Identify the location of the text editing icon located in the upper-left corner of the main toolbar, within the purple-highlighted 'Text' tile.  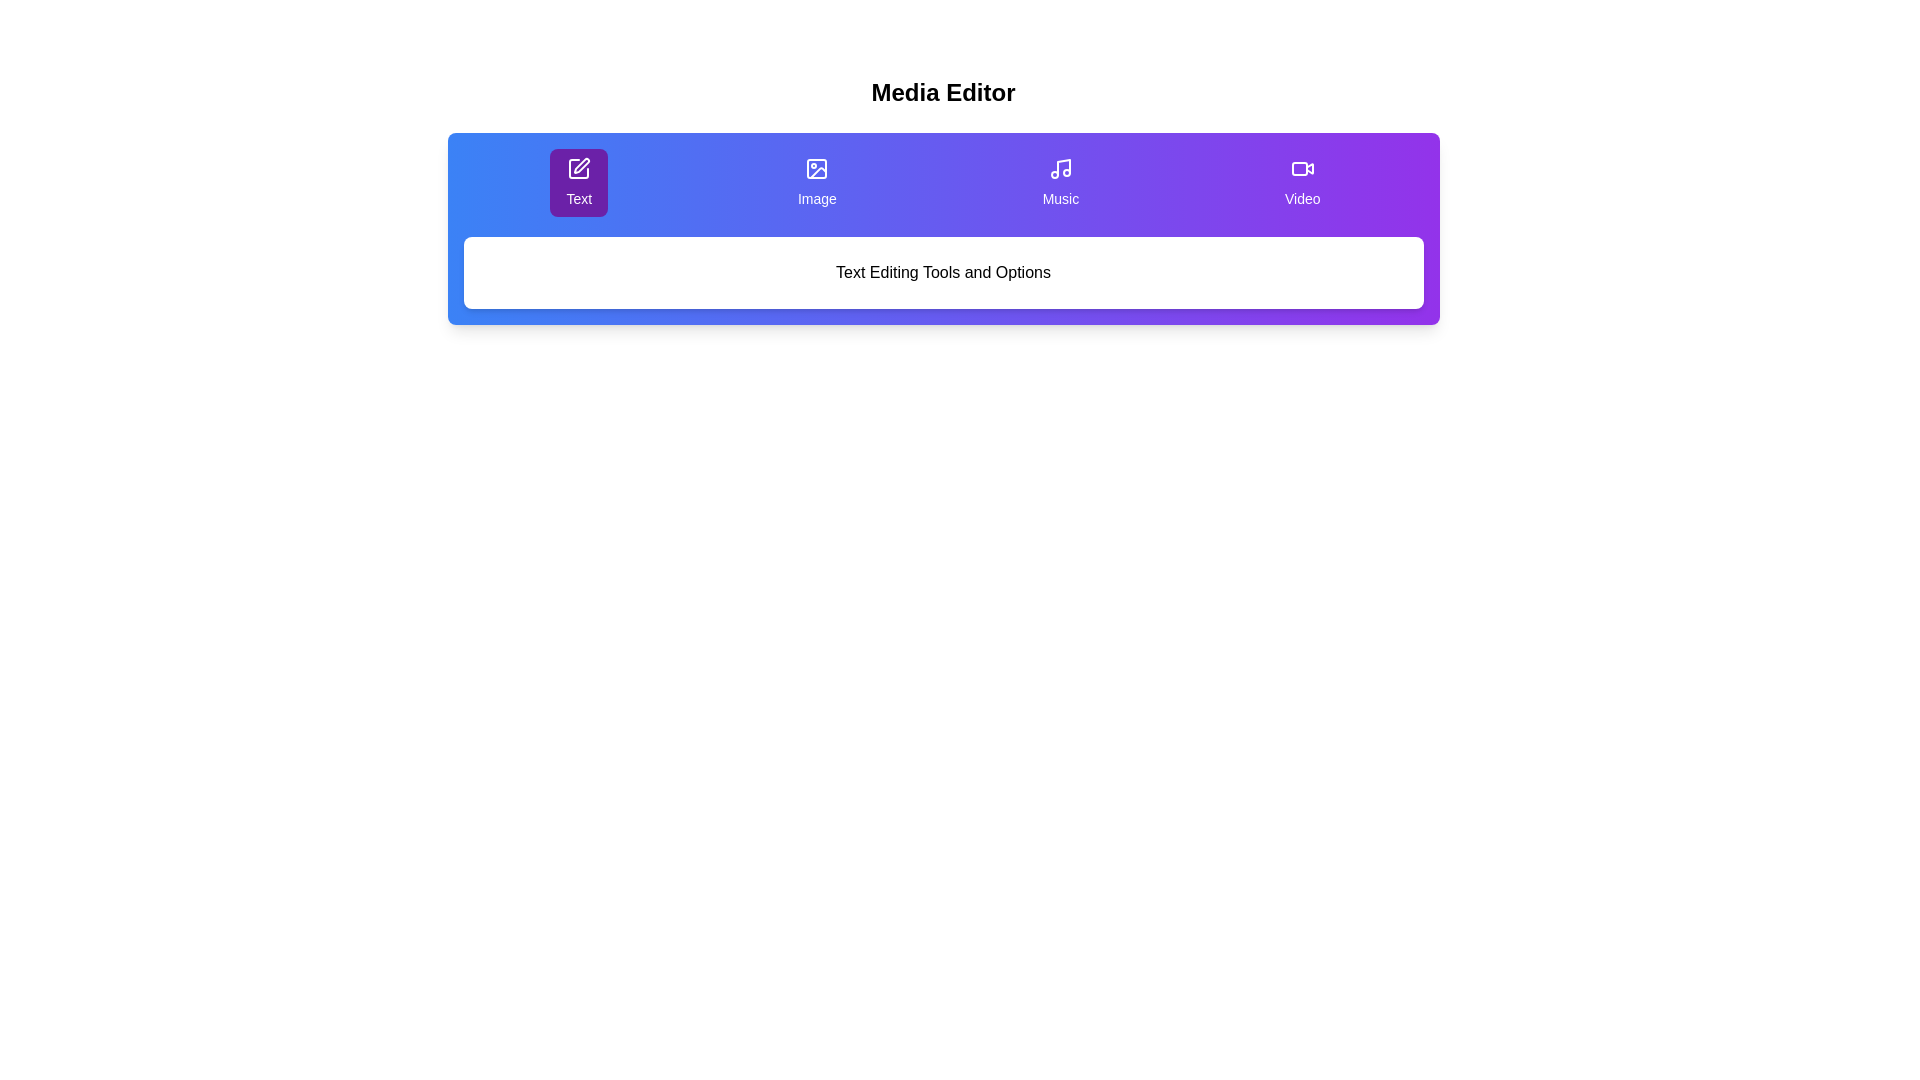
(578, 168).